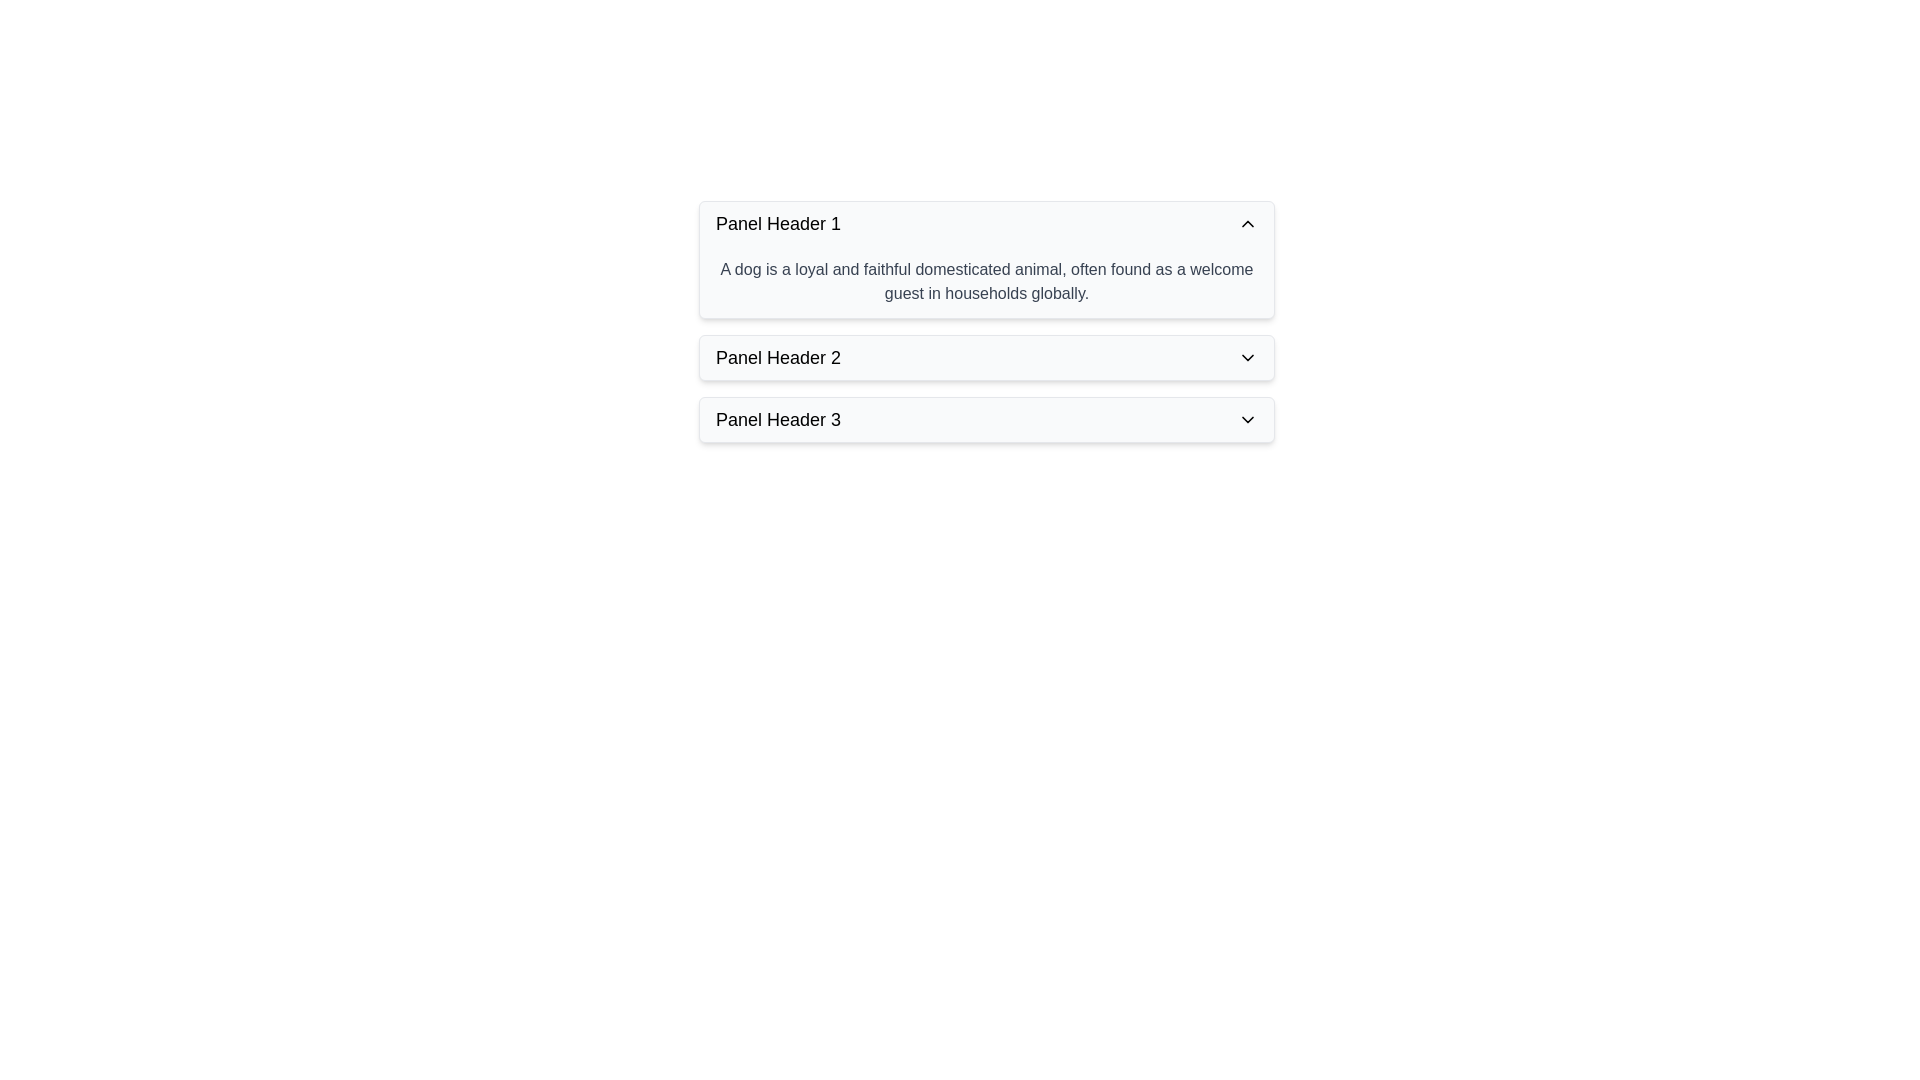 Image resolution: width=1920 pixels, height=1080 pixels. What do you see at coordinates (987, 281) in the screenshot?
I see `the text block containing the sentence 'A dog is a loyal and faithful domesticated animal, often found as a welcome guest in households globally.' located below 'Panel Header 1'` at bounding box center [987, 281].